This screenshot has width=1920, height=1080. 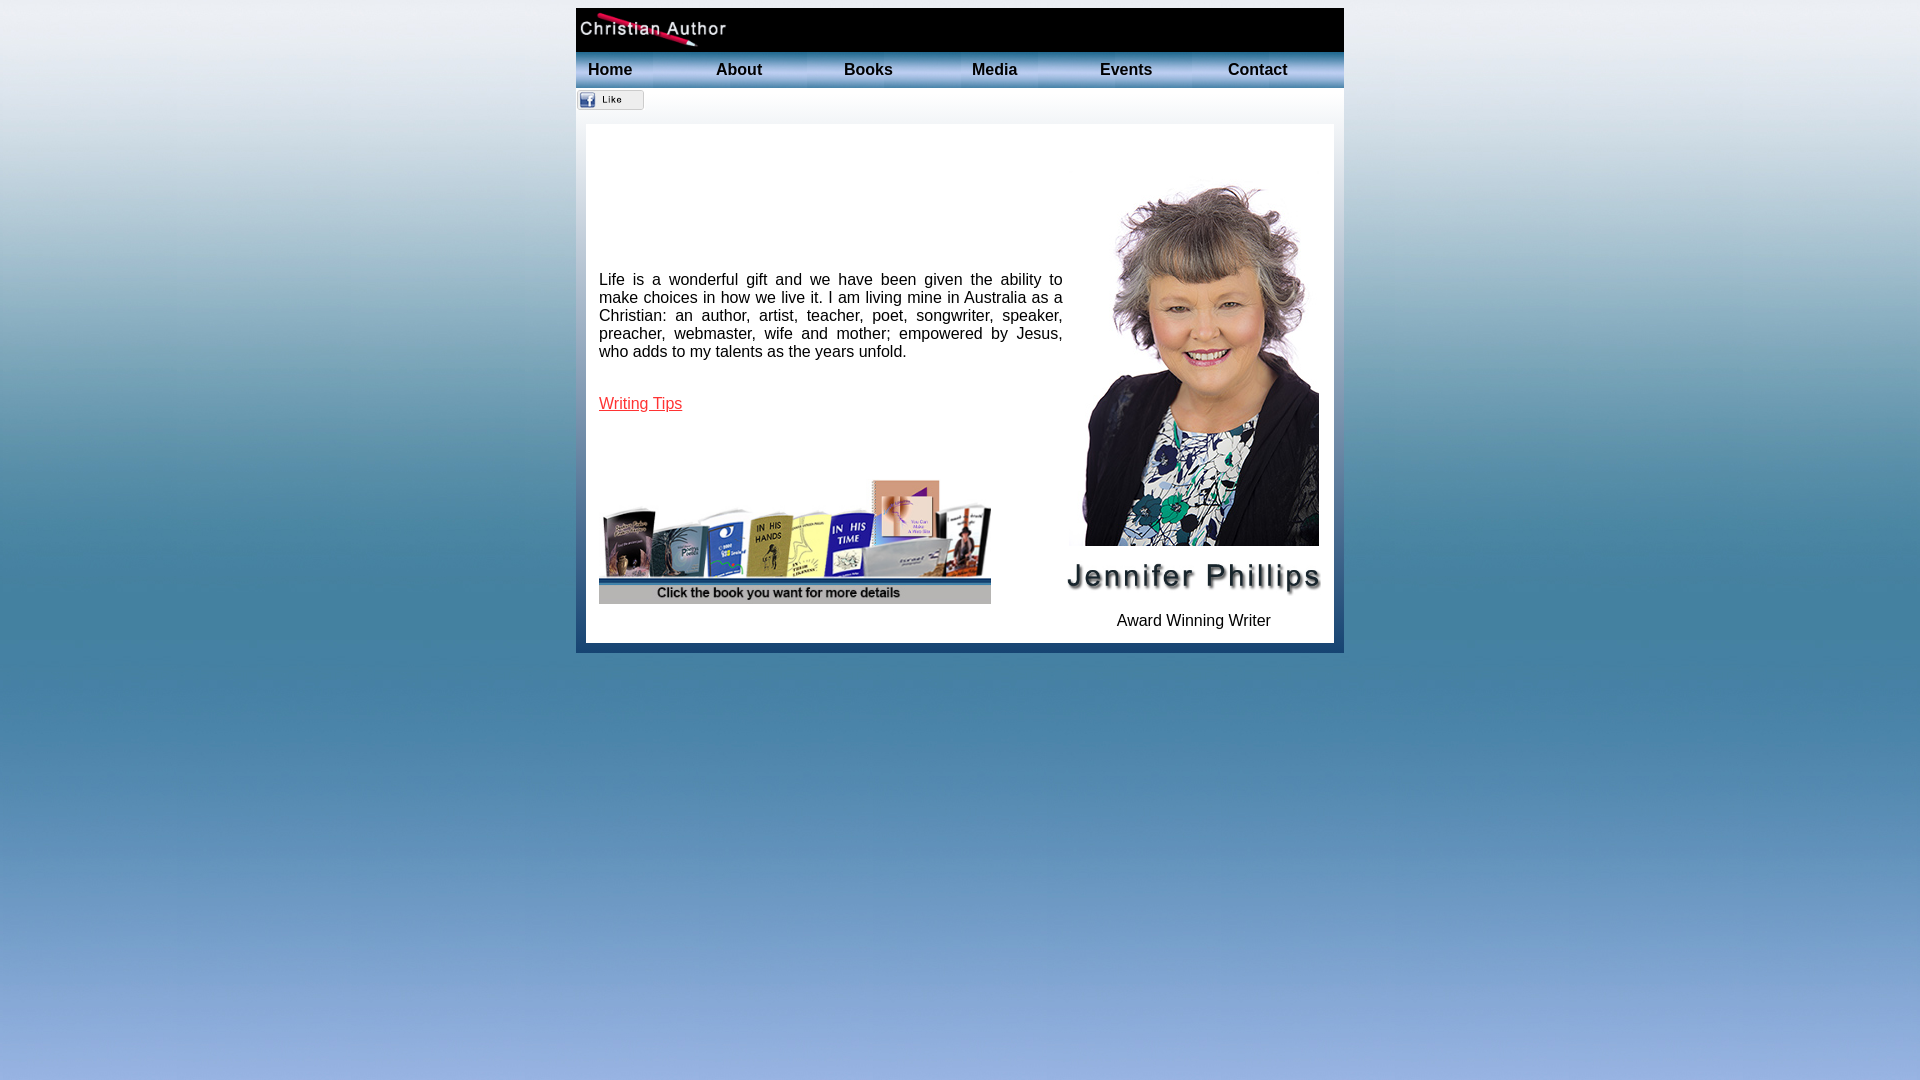 I want to click on 'About', so click(x=704, y=68).